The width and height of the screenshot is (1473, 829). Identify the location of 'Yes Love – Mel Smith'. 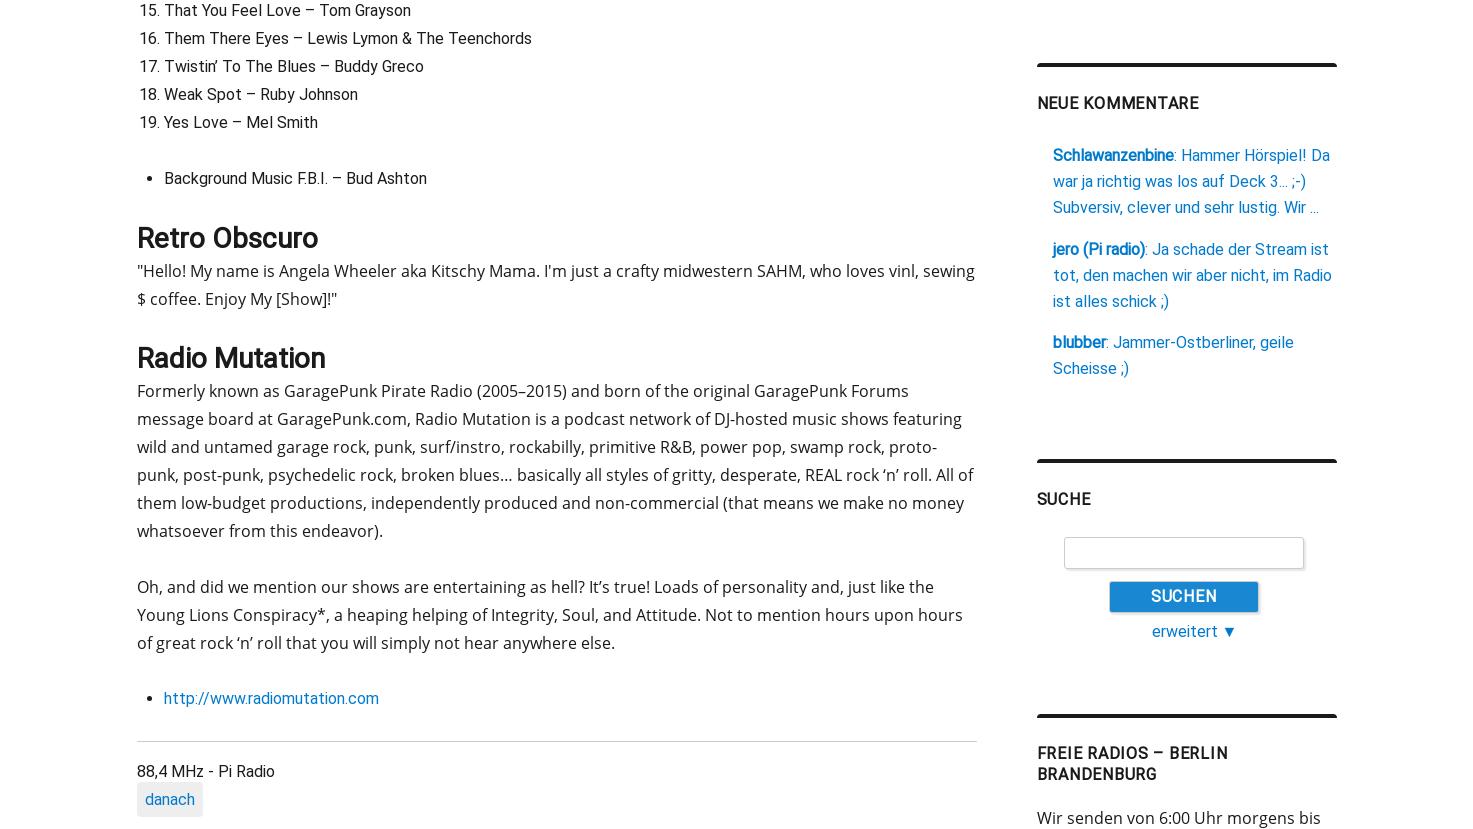
(238, 120).